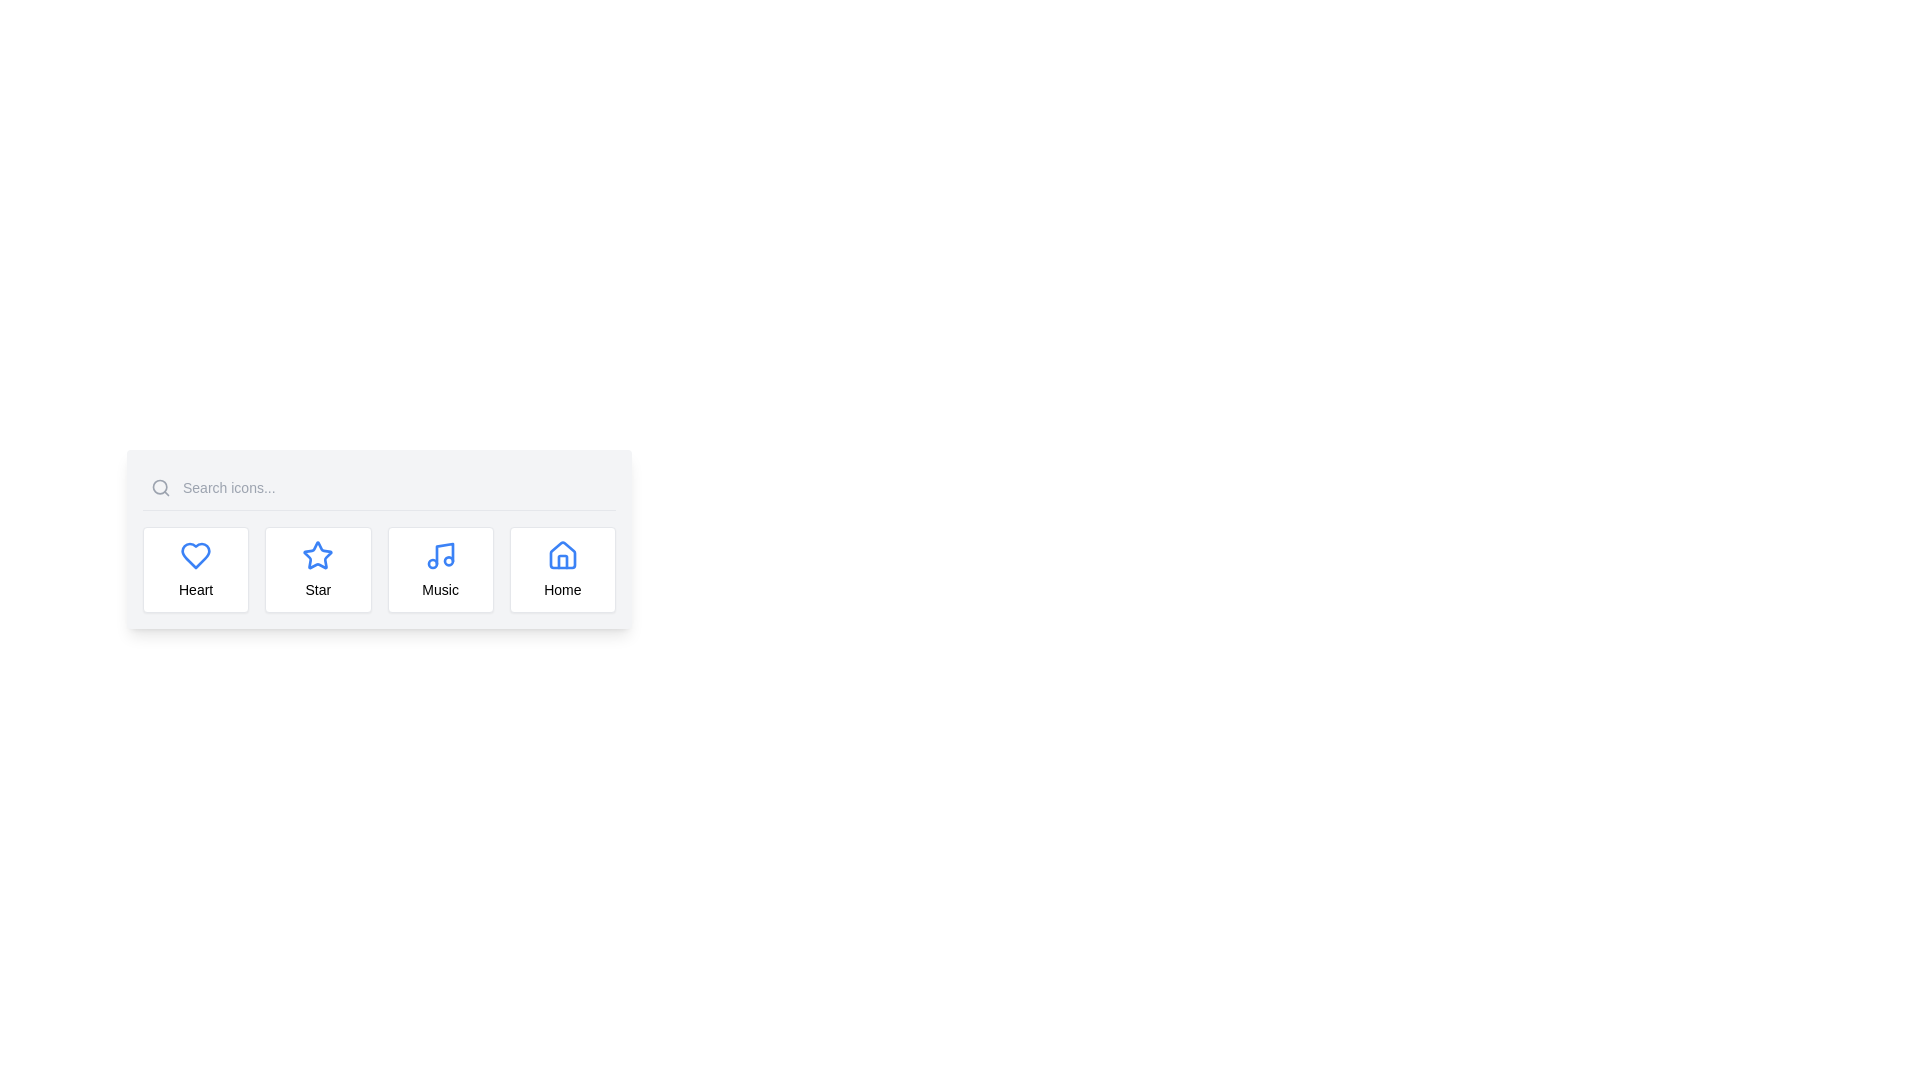 The image size is (1920, 1080). I want to click on the 'Music' text label located at the bottom of the card beneath the music icon, so click(439, 589).